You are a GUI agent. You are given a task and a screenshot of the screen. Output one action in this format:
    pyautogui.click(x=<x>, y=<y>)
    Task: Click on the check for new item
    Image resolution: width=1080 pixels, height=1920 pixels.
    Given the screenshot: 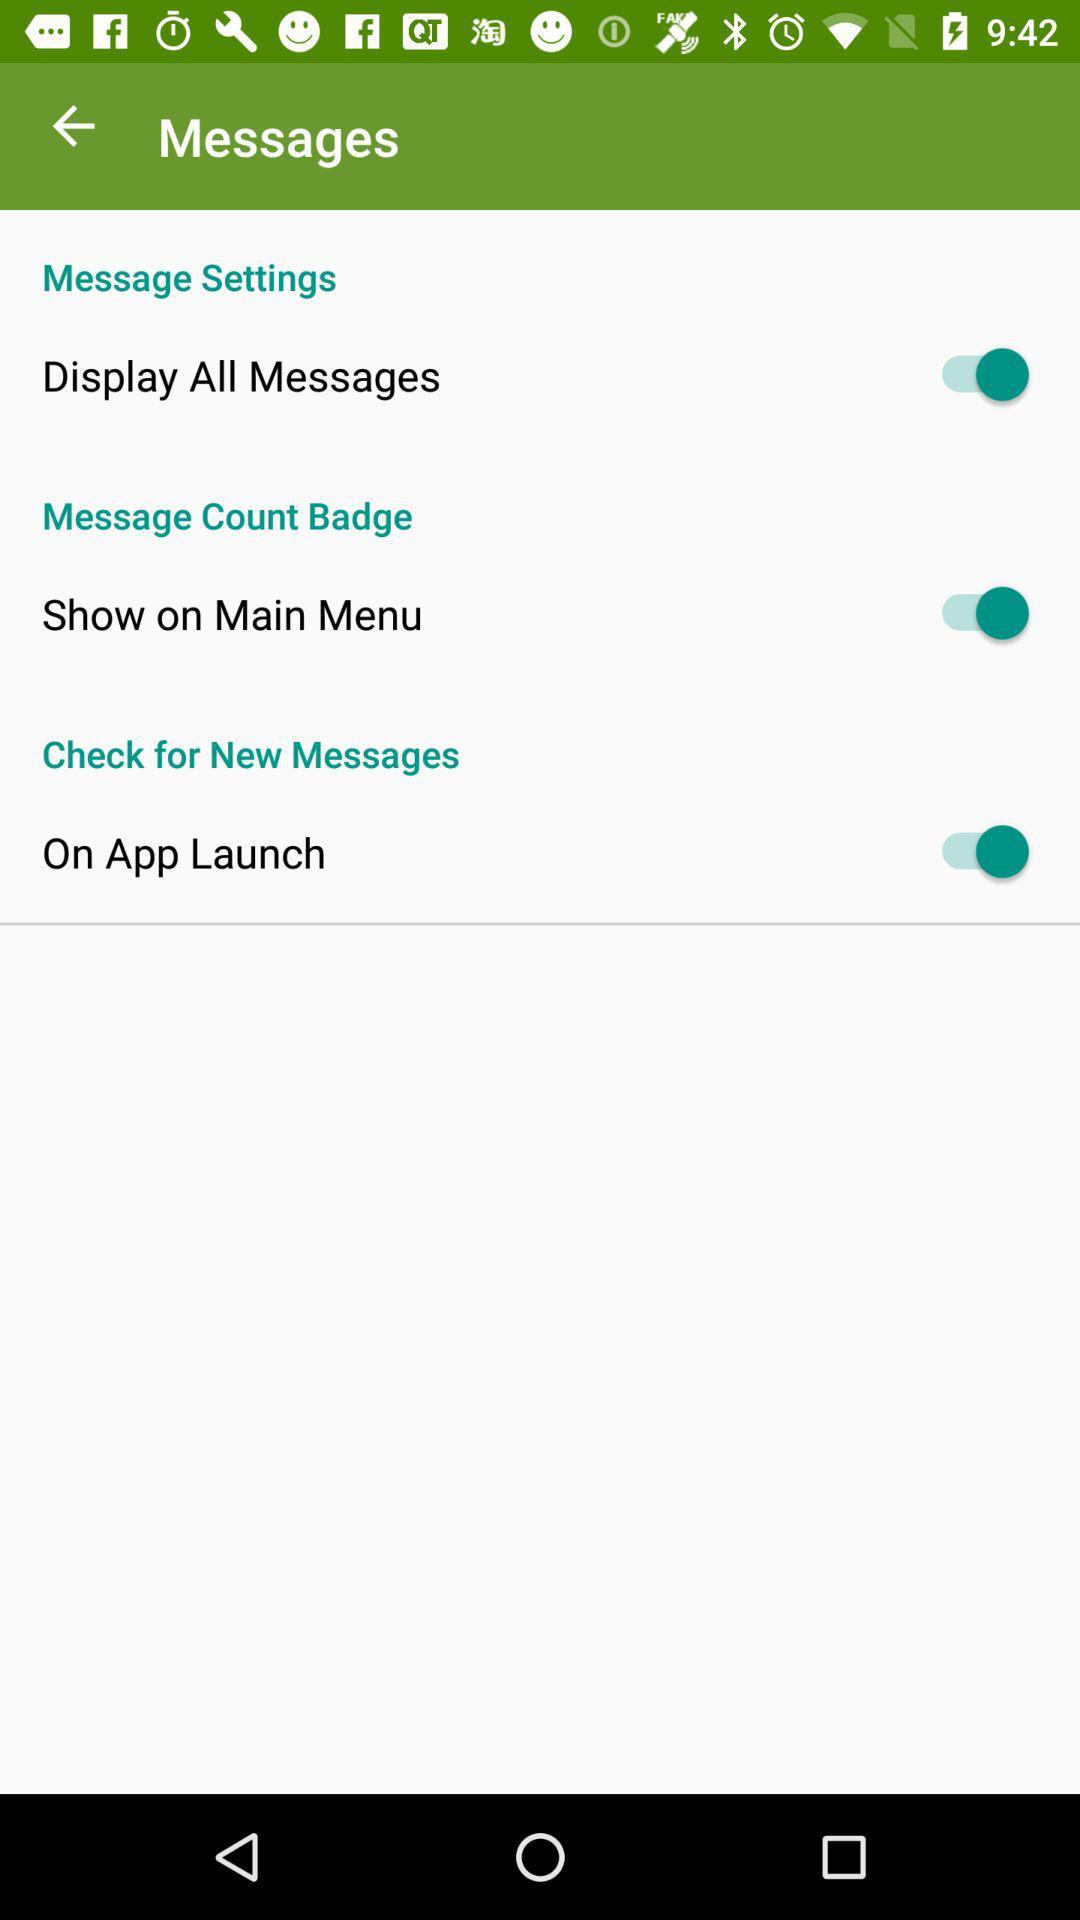 What is the action you would take?
    pyautogui.click(x=540, y=731)
    